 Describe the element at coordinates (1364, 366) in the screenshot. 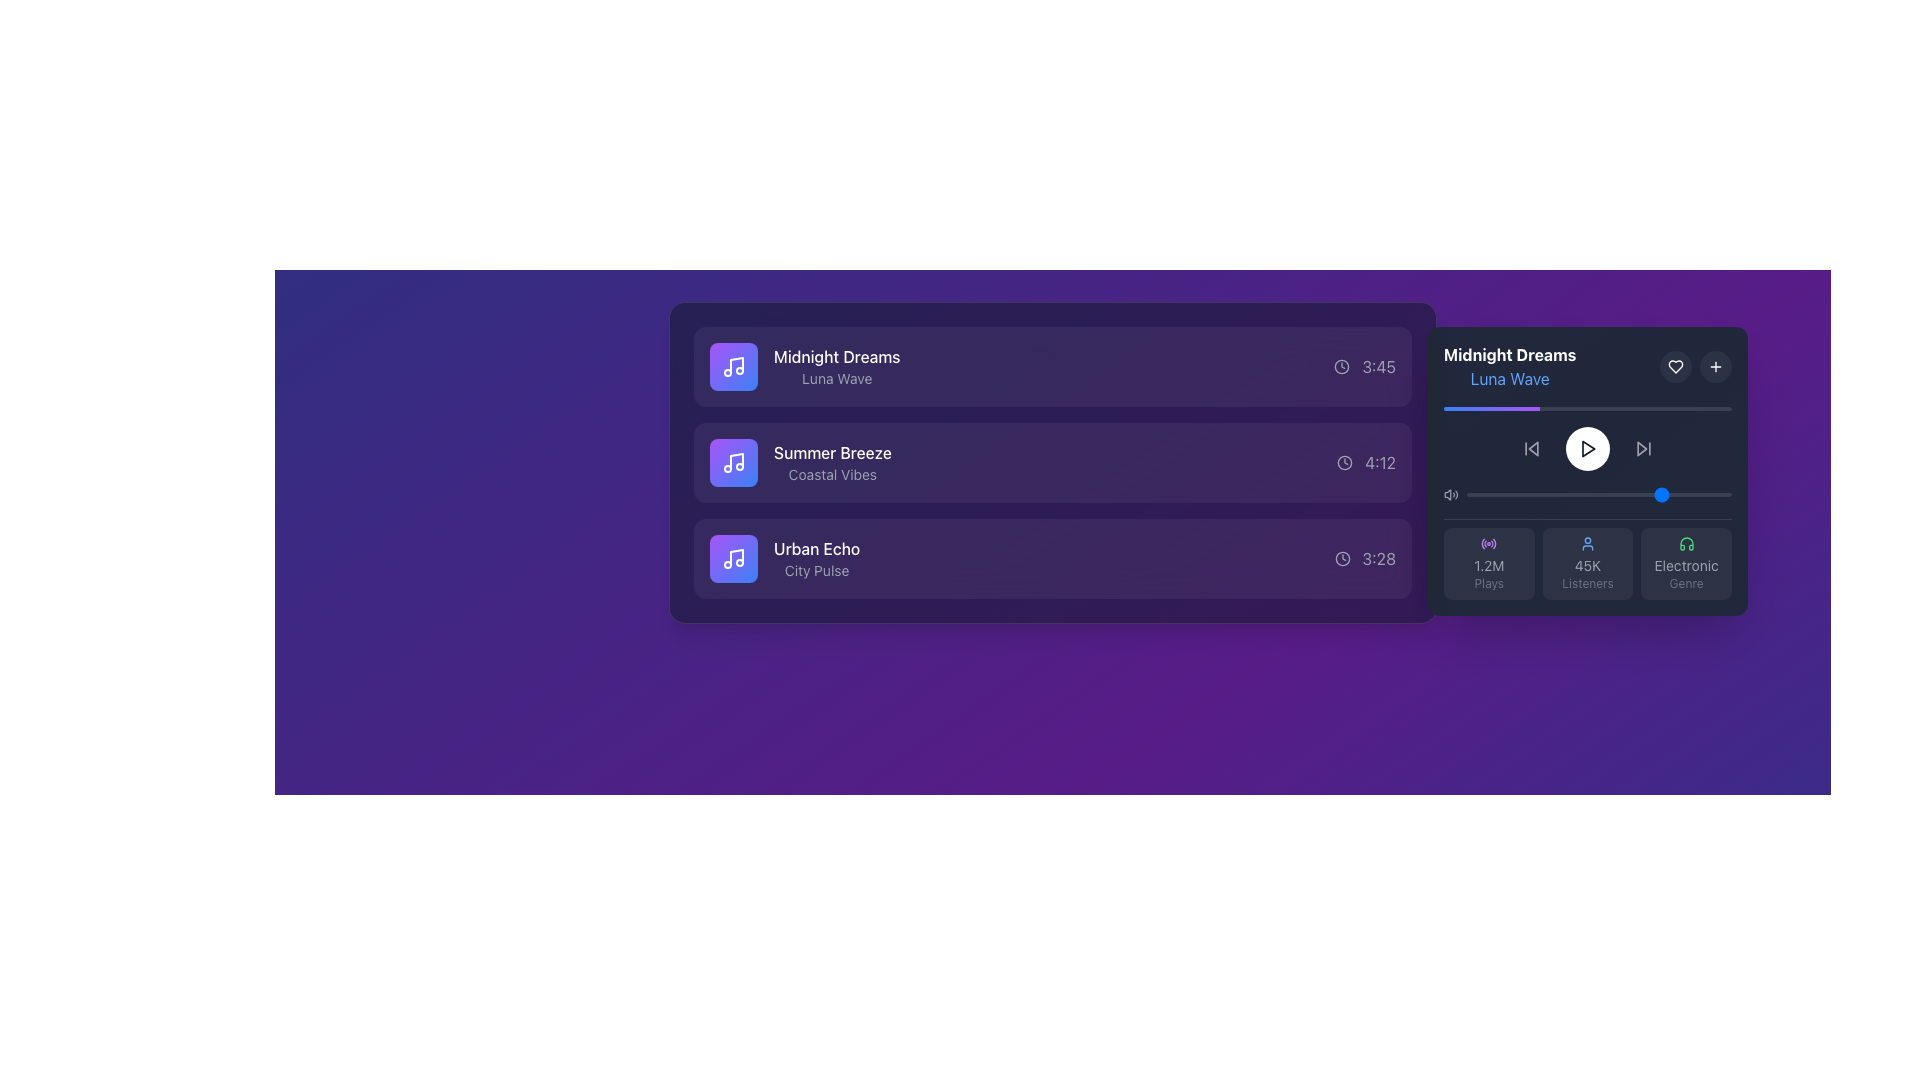

I see `the Text label displaying '3:45' in light gray, located in the third column next to the 'Midnight Dreams' headline and 'Luna Wave' subtitle` at that location.